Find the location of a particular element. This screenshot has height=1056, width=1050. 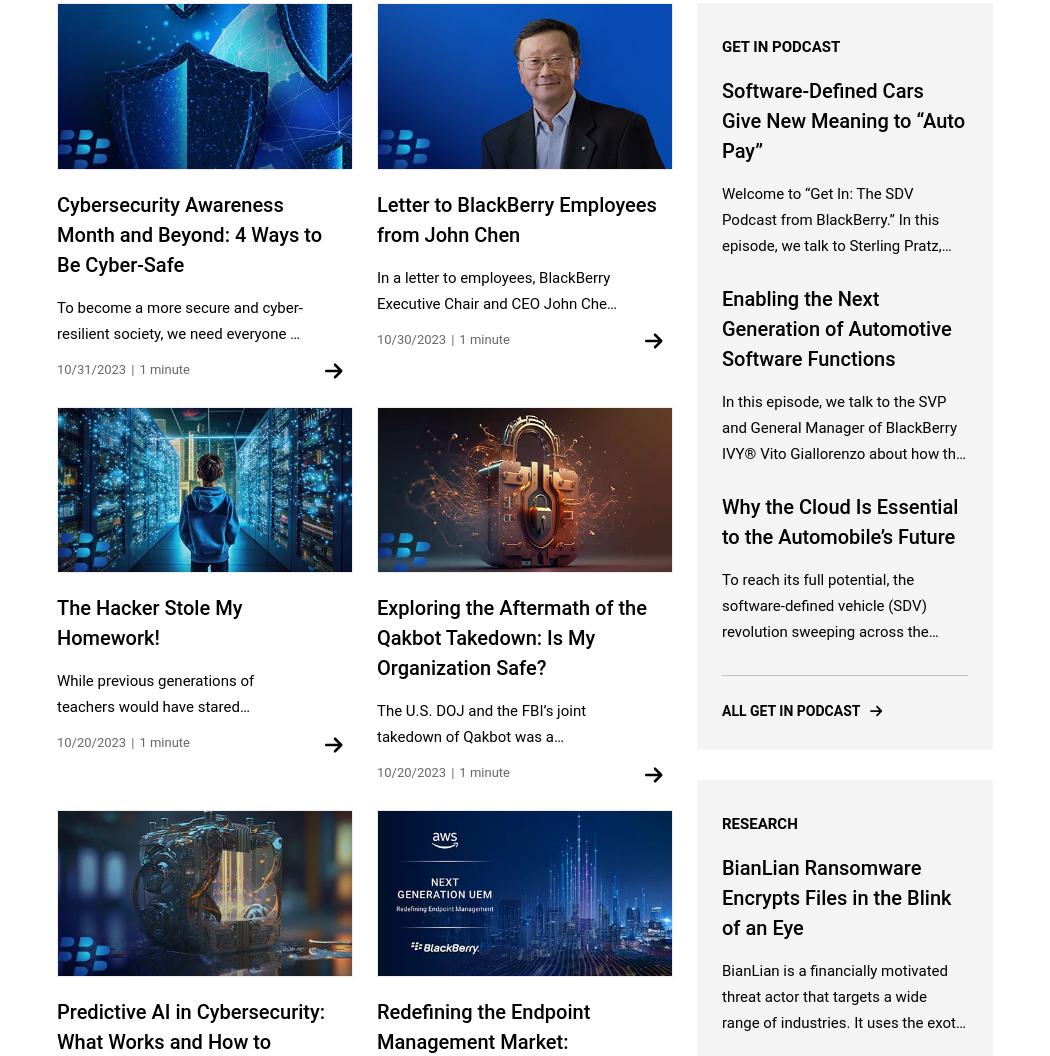

'Corporate' is located at coordinates (89, 572).